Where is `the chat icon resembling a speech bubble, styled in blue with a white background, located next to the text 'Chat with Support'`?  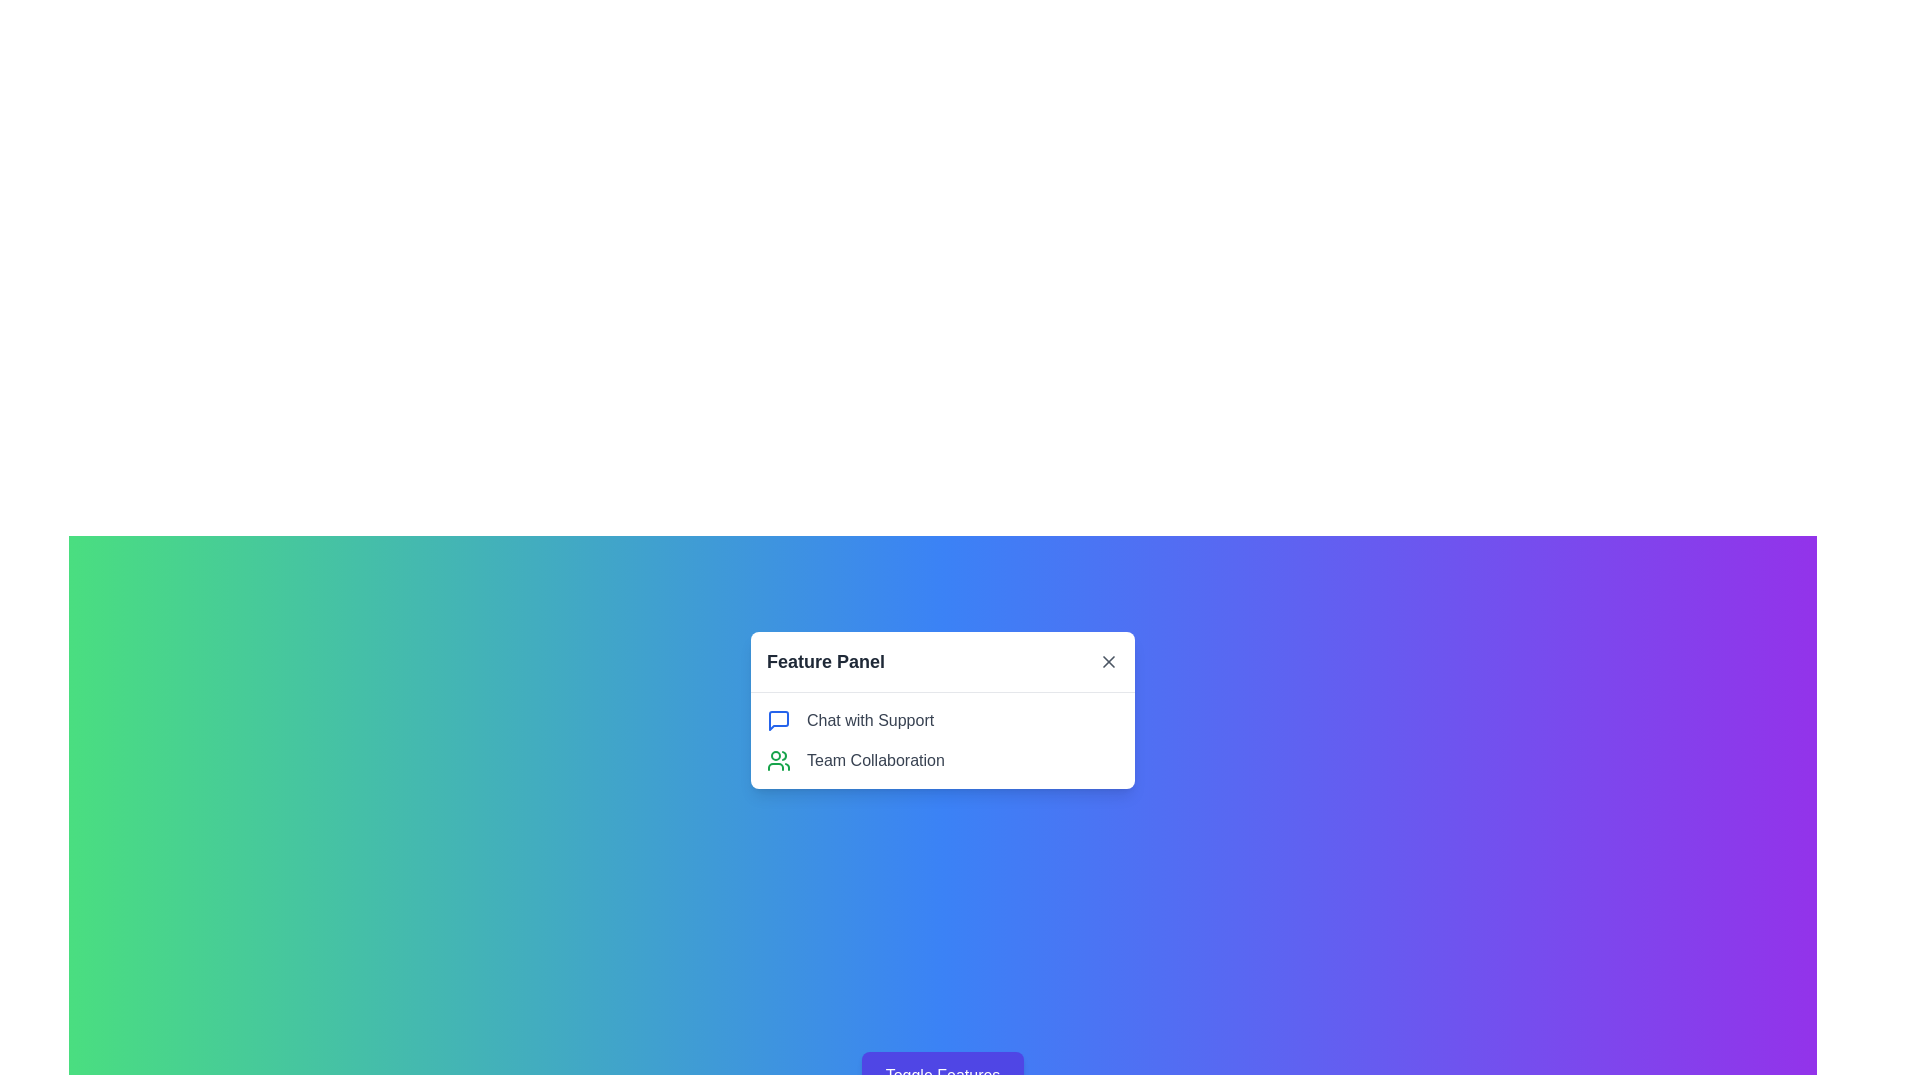 the chat icon resembling a speech bubble, styled in blue with a white background, located next to the text 'Chat with Support' is located at coordinates (777, 721).